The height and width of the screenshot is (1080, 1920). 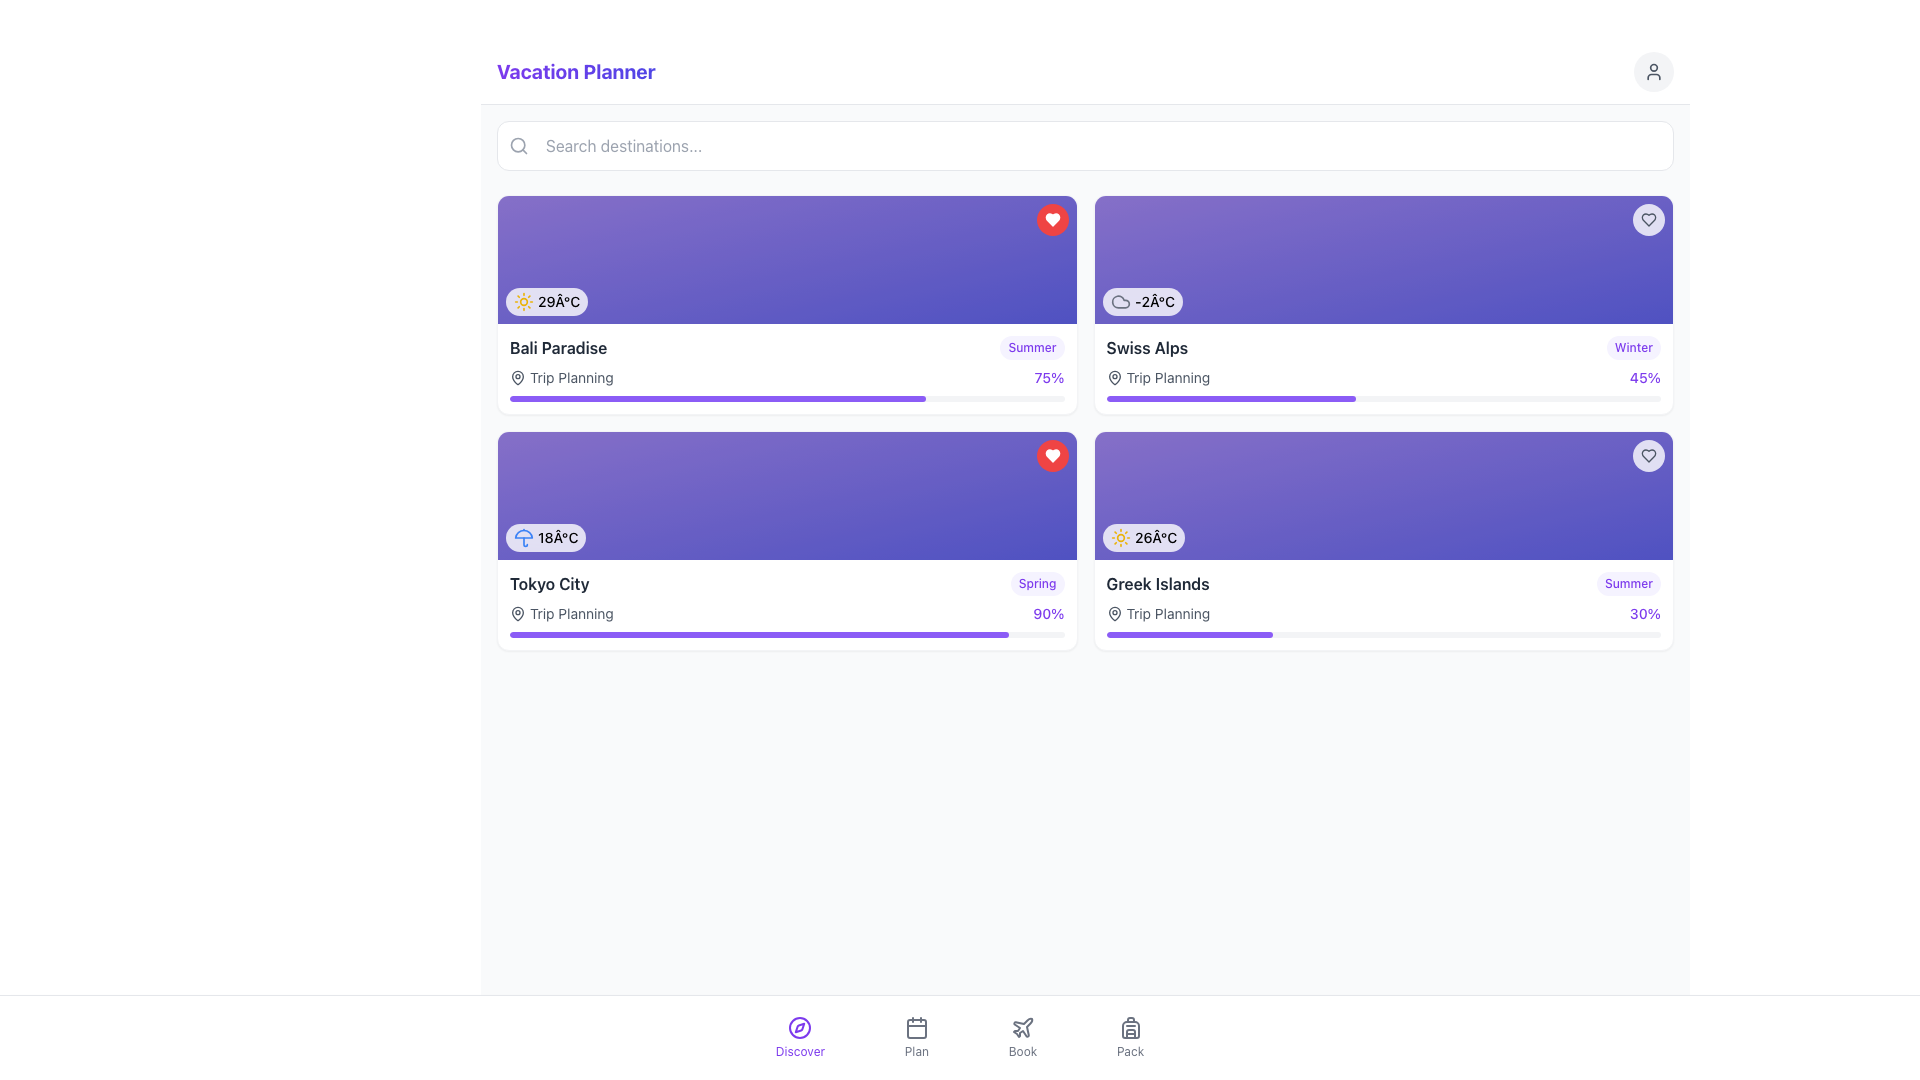 What do you see at coordinates (523, 301) in the screenshot?
I see `the sunny weather icon located within the badge at the top left of the 'Bali Paradise' card, which is the first icon among similar icons` at bounding box center [523, 301].